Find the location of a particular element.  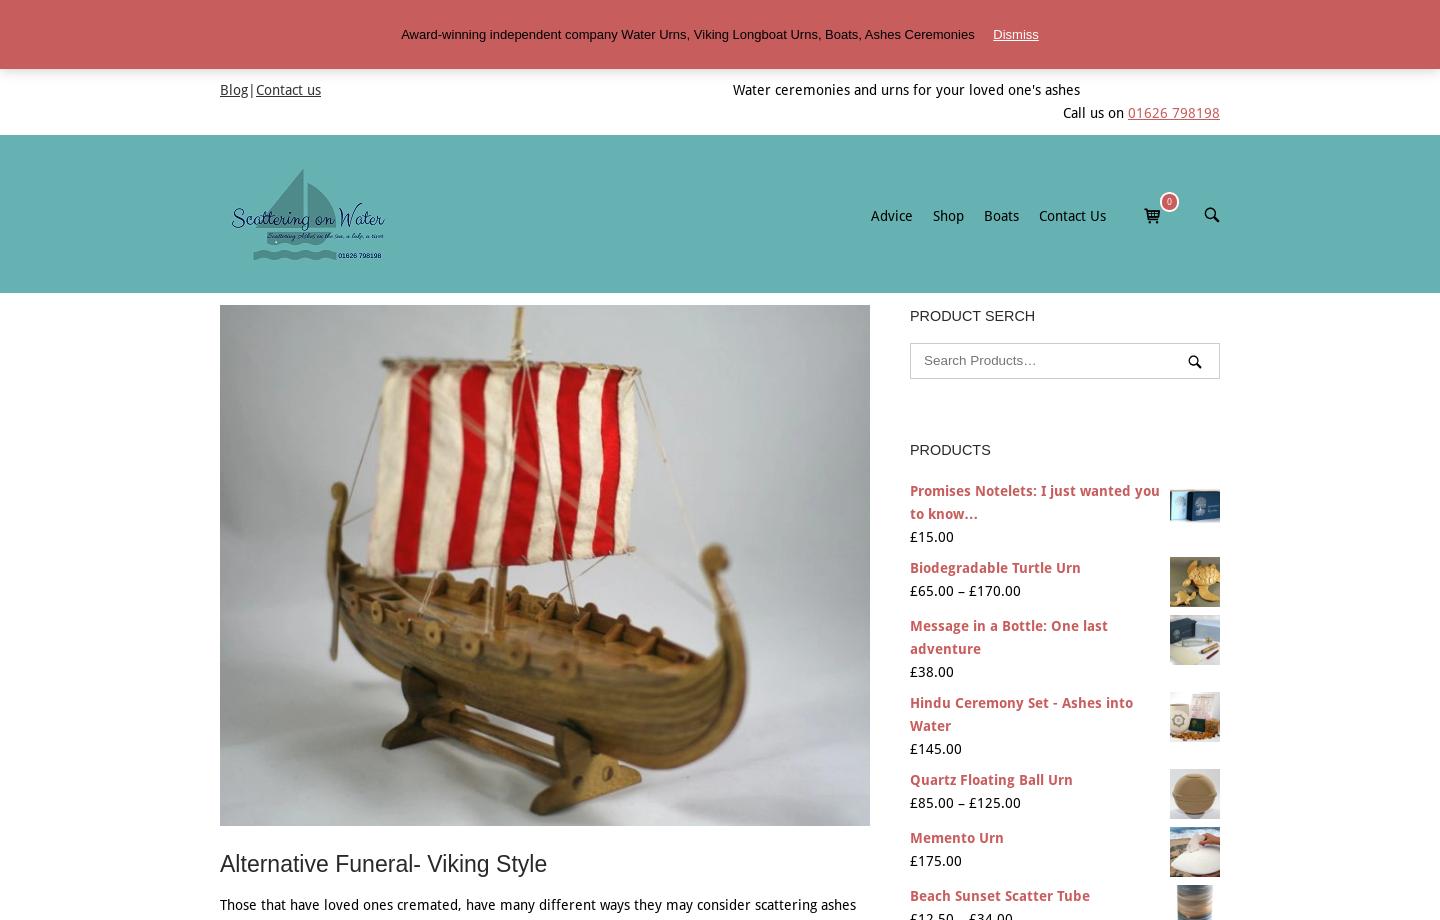

'Size of Boat' is located at coordinates (956, 270).